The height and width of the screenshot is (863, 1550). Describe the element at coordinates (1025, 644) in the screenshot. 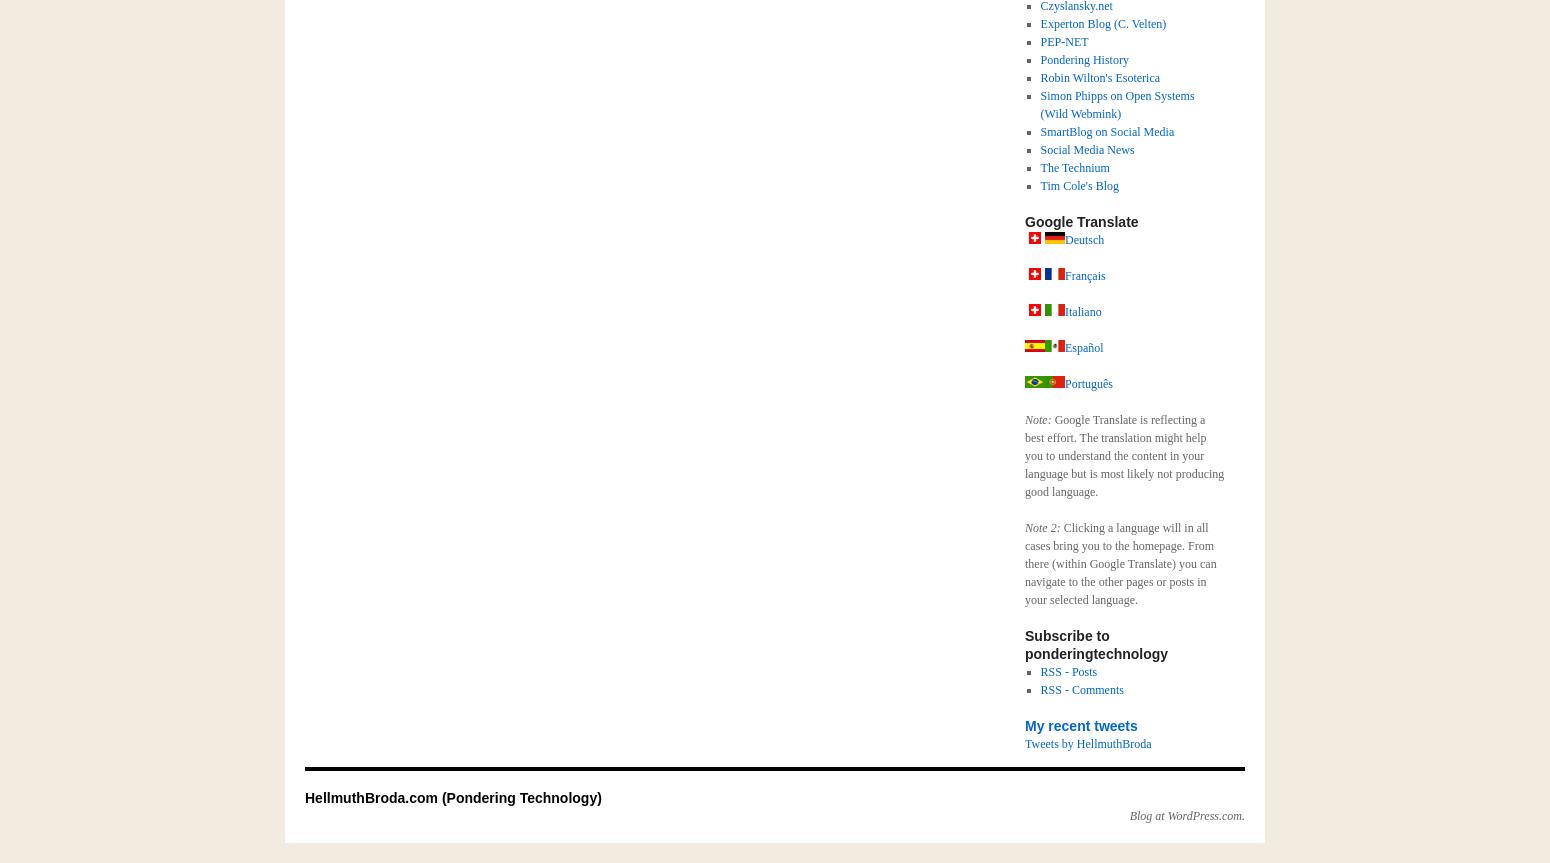

I see `'Subscribe to ponderingtechnology'` at that location.